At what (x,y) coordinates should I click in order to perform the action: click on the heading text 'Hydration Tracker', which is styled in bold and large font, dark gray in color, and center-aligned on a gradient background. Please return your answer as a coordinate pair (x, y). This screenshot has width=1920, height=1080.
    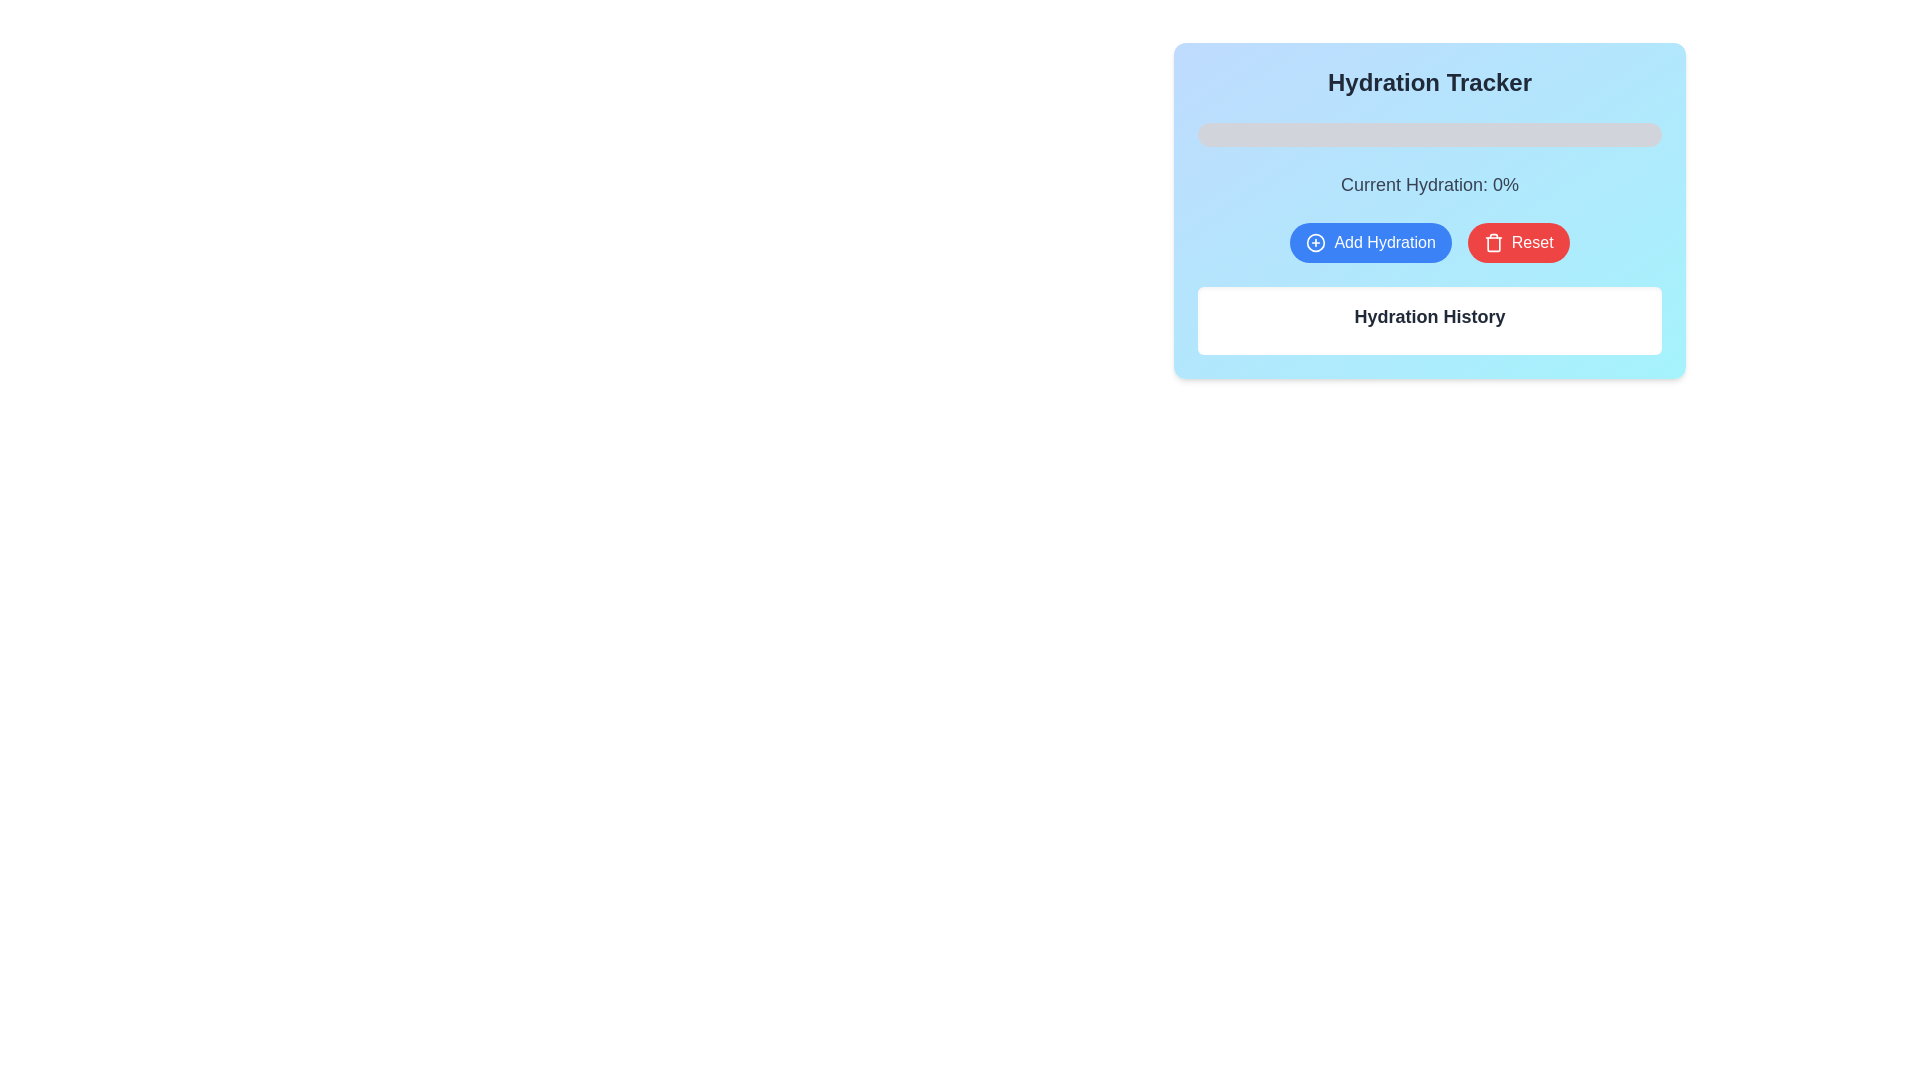
    Looking at the image, I should click on (1429, 82).